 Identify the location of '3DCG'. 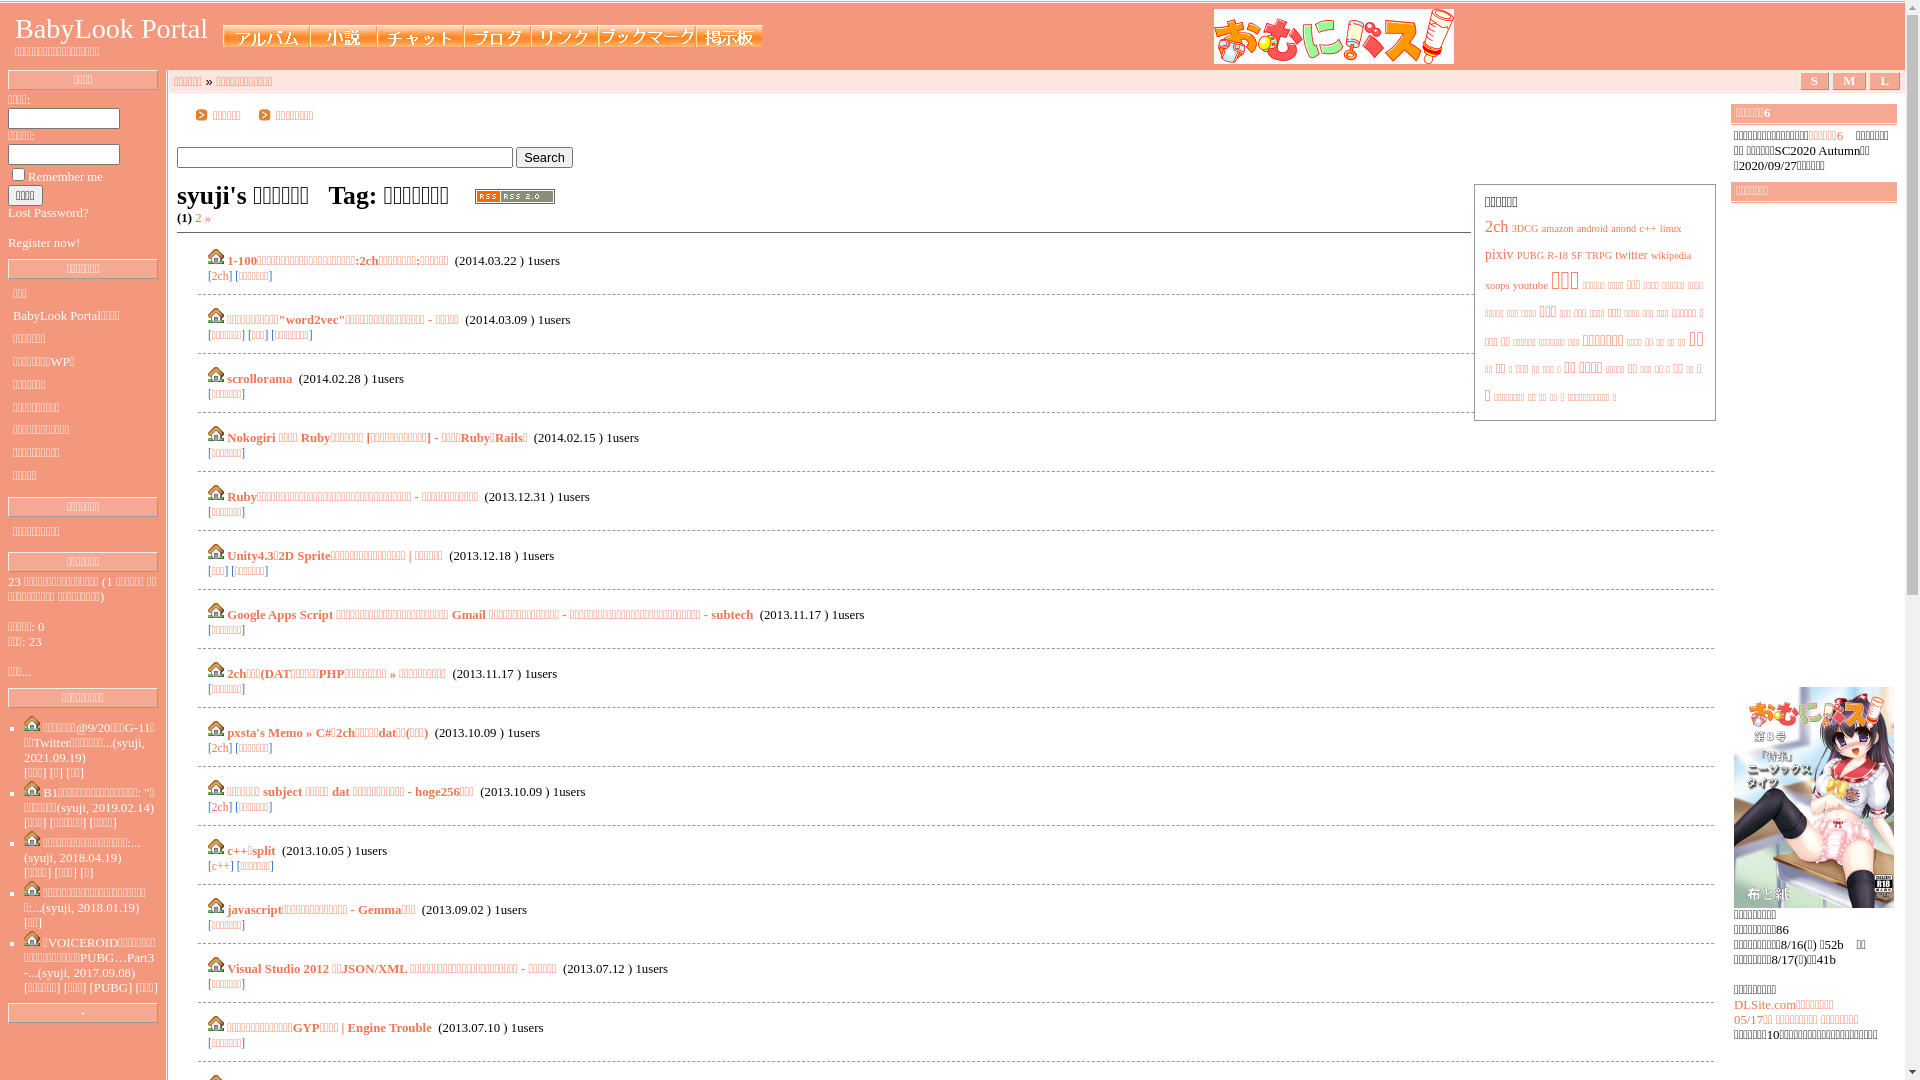
(1524, 227).